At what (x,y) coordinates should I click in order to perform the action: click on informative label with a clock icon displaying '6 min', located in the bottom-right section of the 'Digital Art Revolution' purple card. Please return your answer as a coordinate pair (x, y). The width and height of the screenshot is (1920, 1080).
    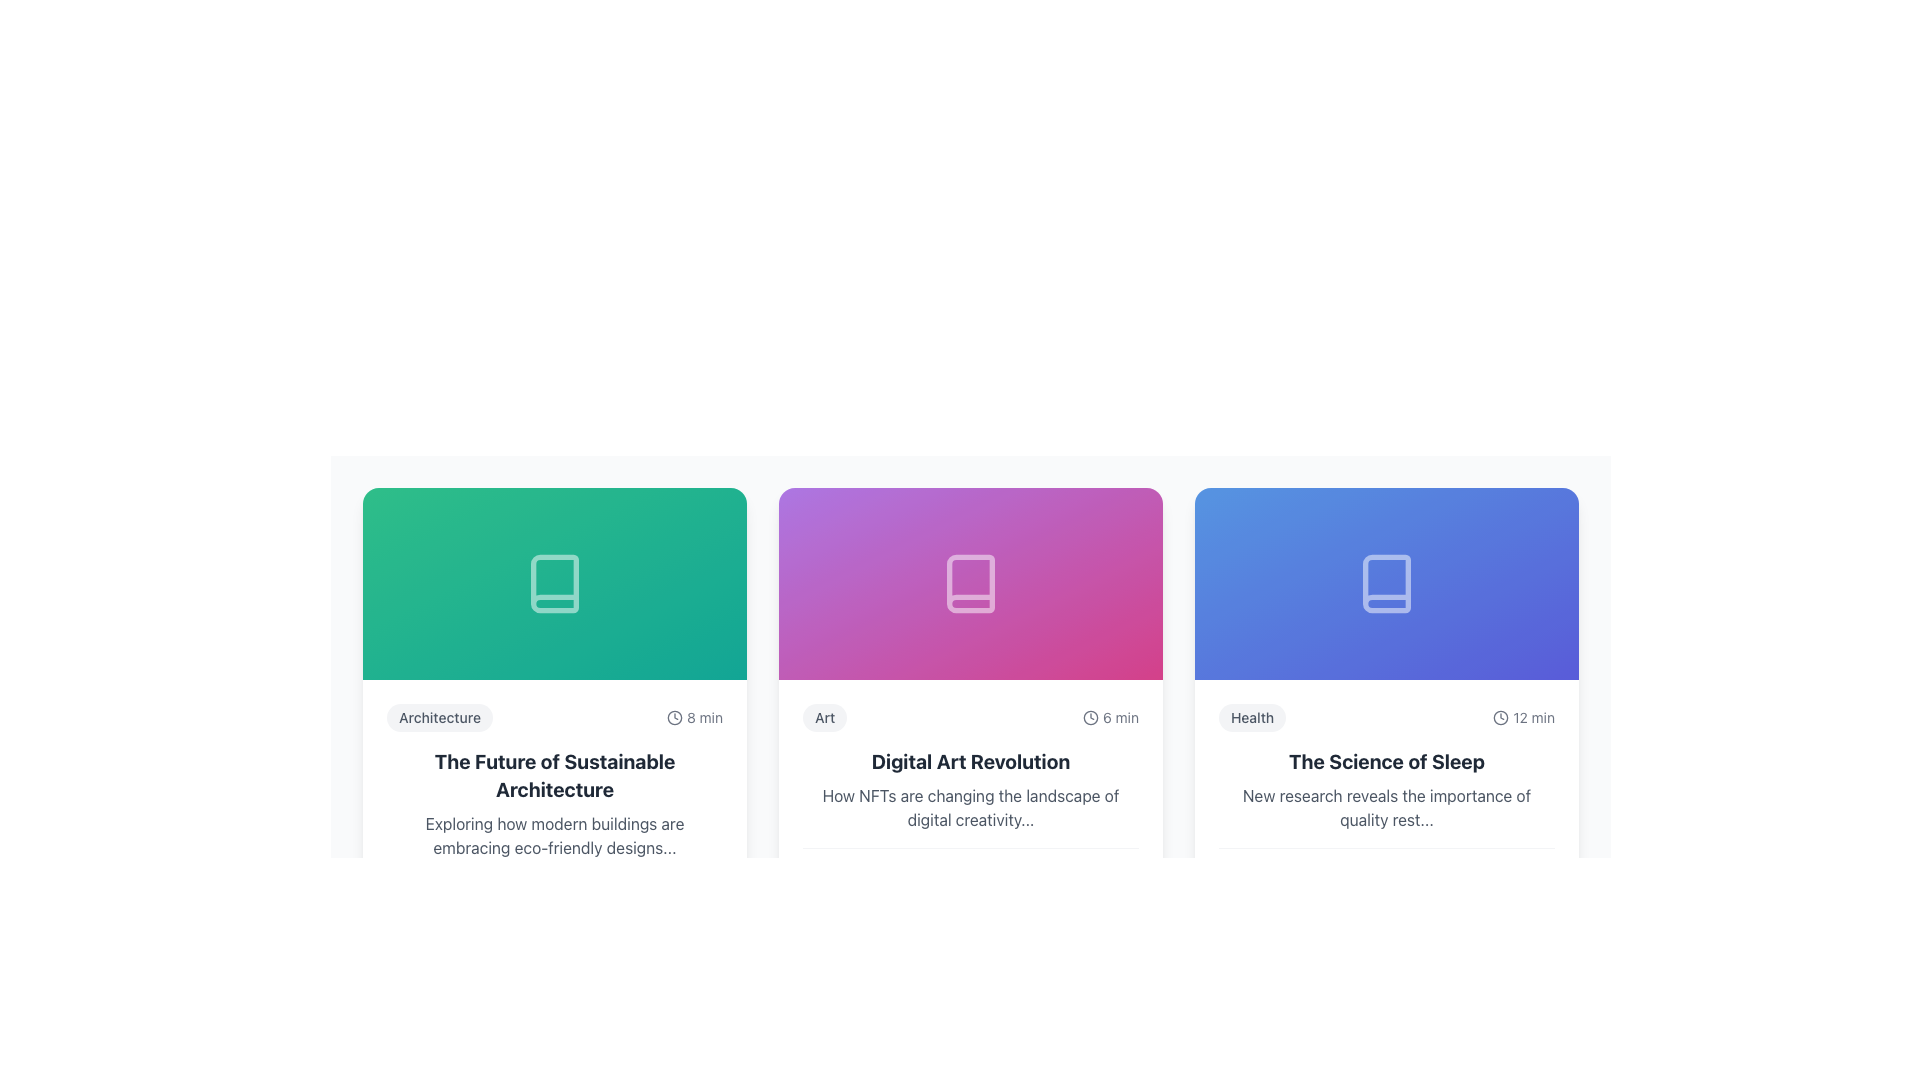
    Looking at the image, I should click on (1110, 716).